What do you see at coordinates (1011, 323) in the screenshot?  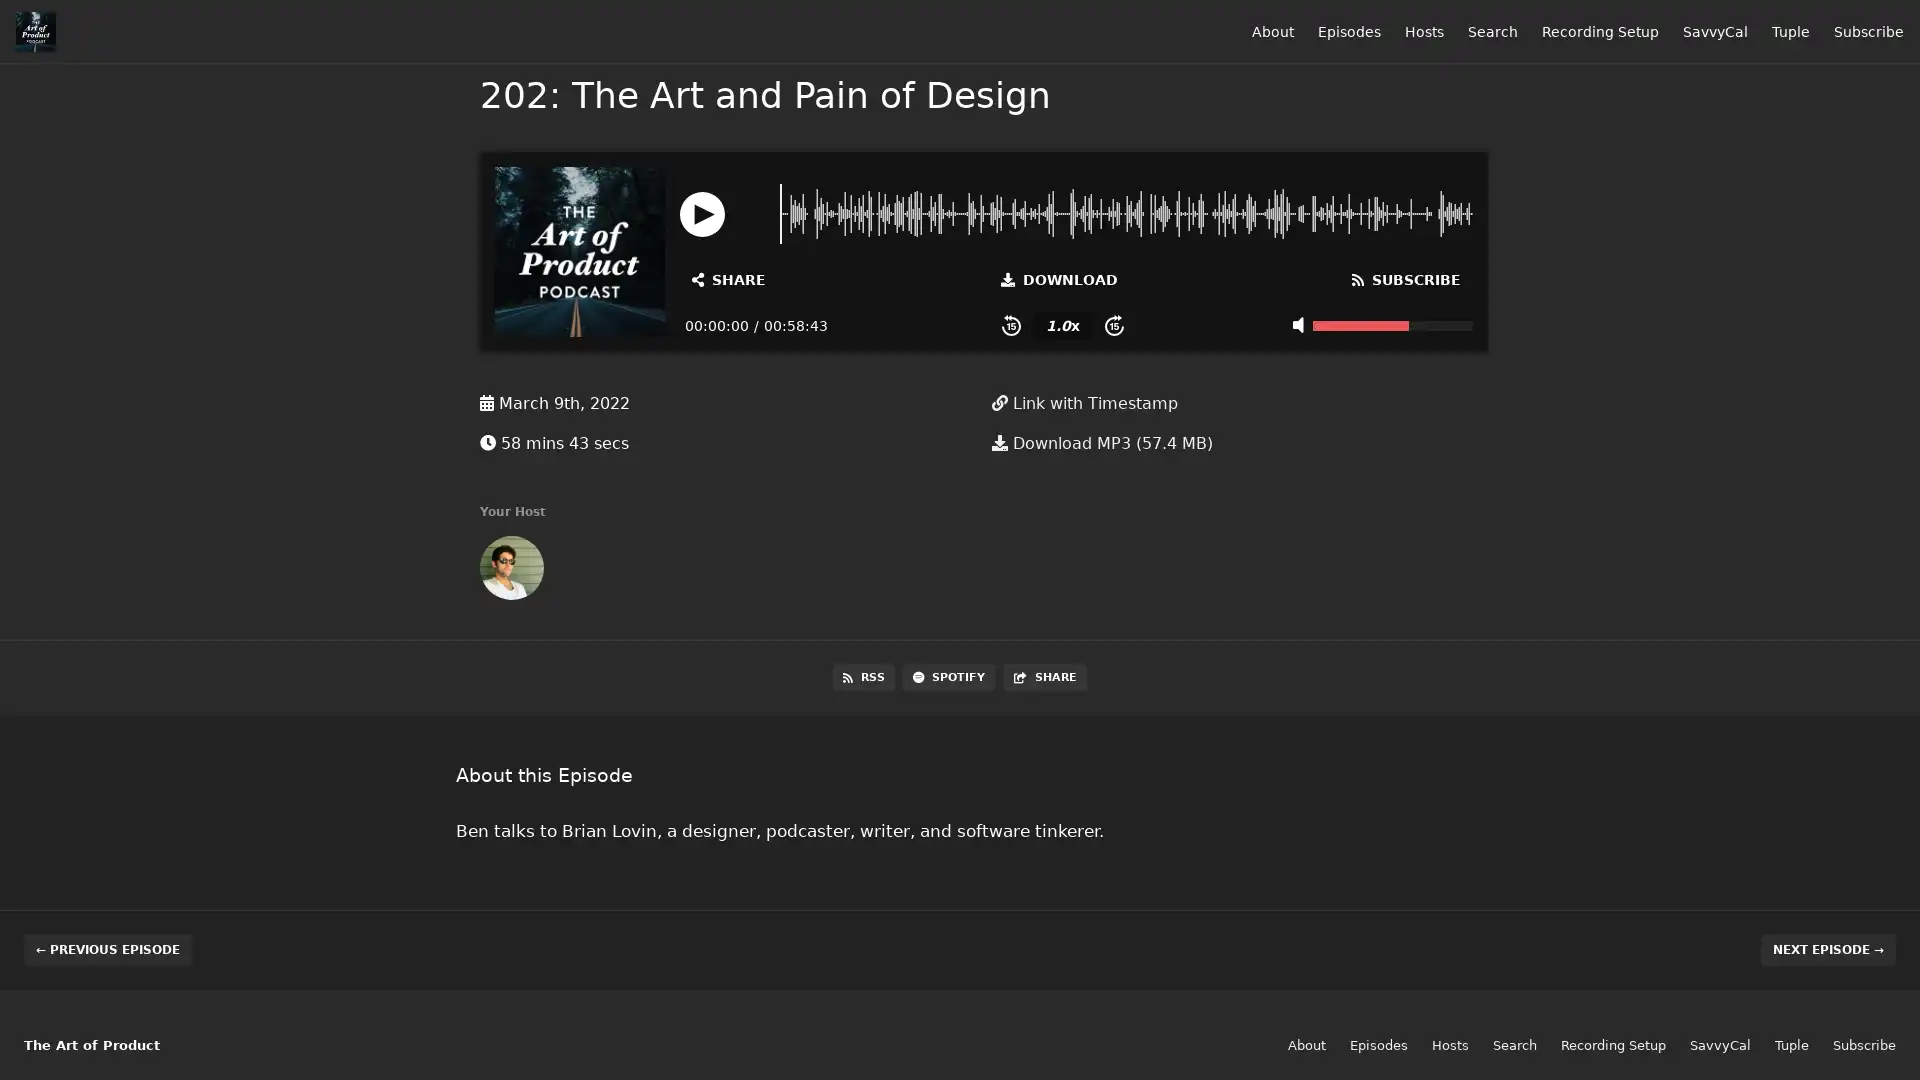 I see `Skip Back 15 Seconds` at bounding box center [1011, 323].